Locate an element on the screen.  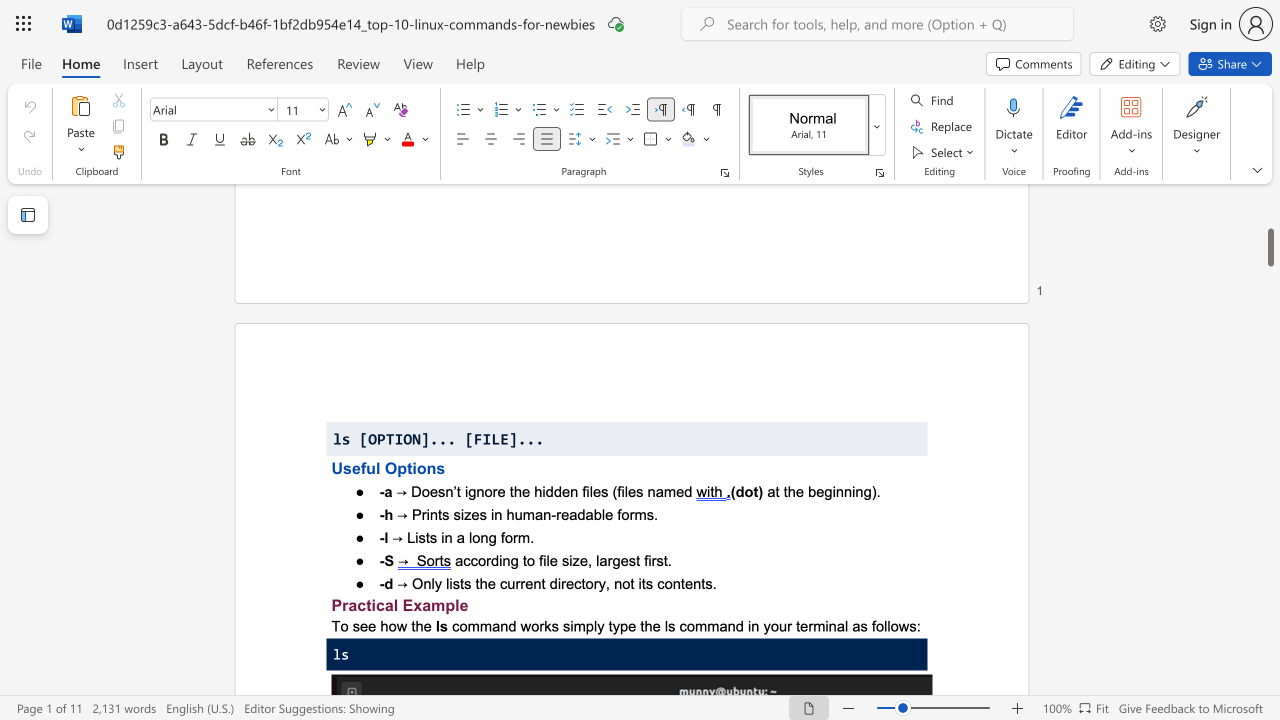
the subset text "t the beginning)" within the text "at the beginning)." is located at coordinates (774, 491).